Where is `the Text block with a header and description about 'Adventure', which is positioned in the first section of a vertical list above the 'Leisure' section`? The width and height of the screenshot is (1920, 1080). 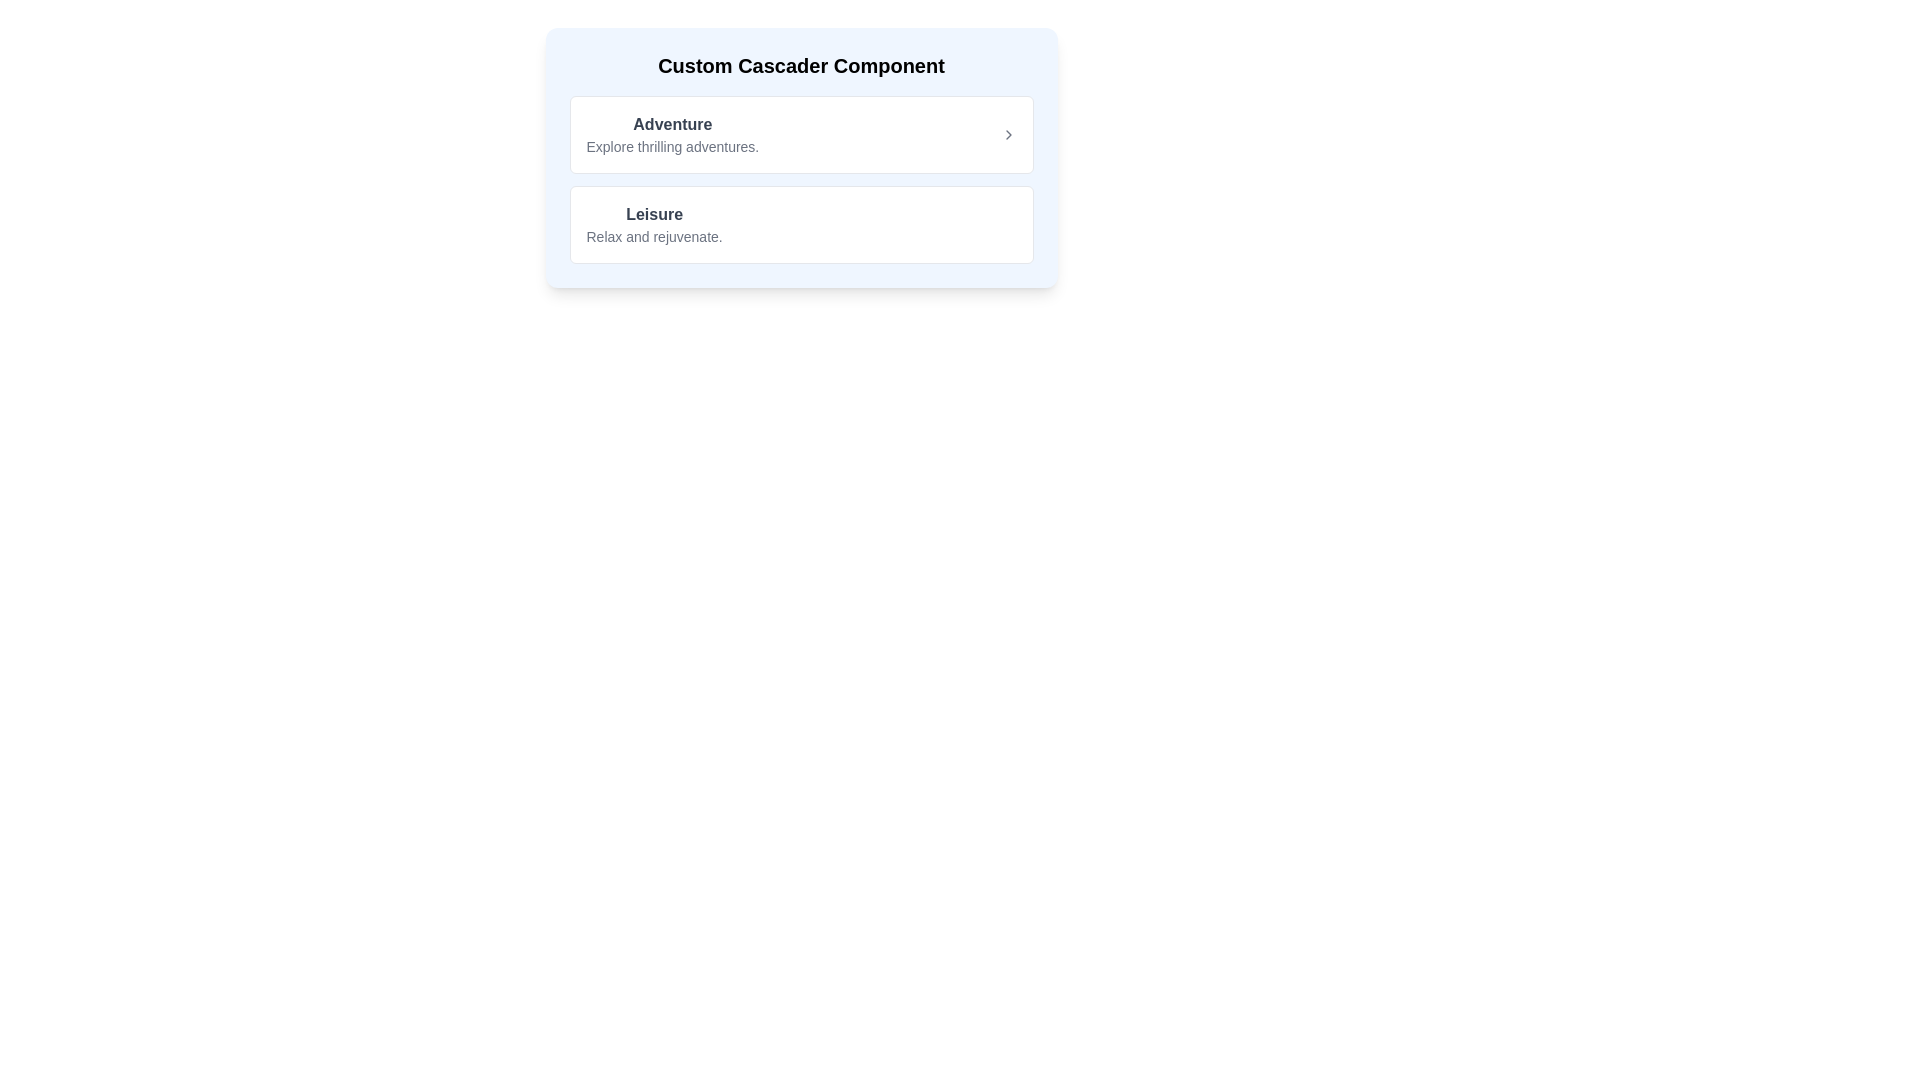 the Text block with a header and description about 'Adventure', which is positioned in the first section of a vertical list above the 'Leisure' section is located at coordinates (672, 135).